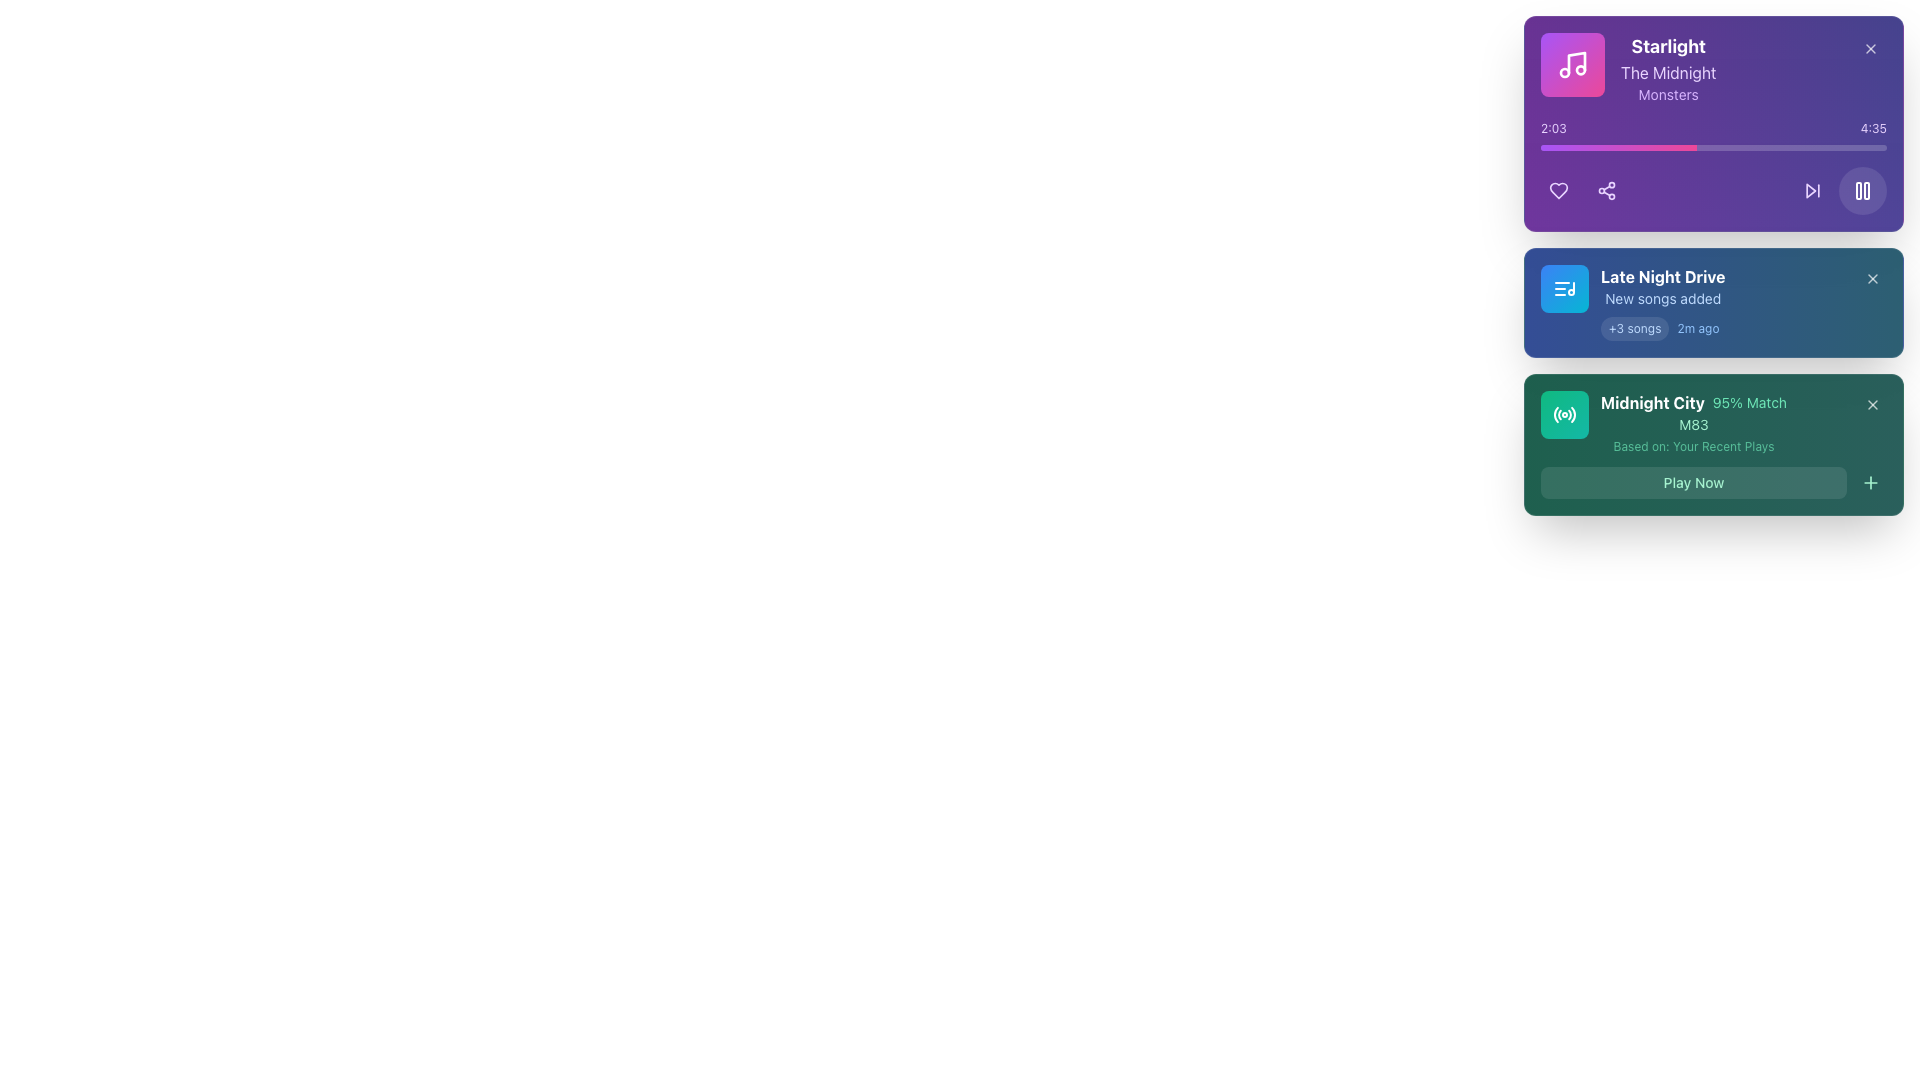 The image size is (1920, 1080). I want to click on the label displaying 'Based on: Your Recent Plays' within the green card interface of 'Midnight City', located beneath 'M83', so click(1693, 446).